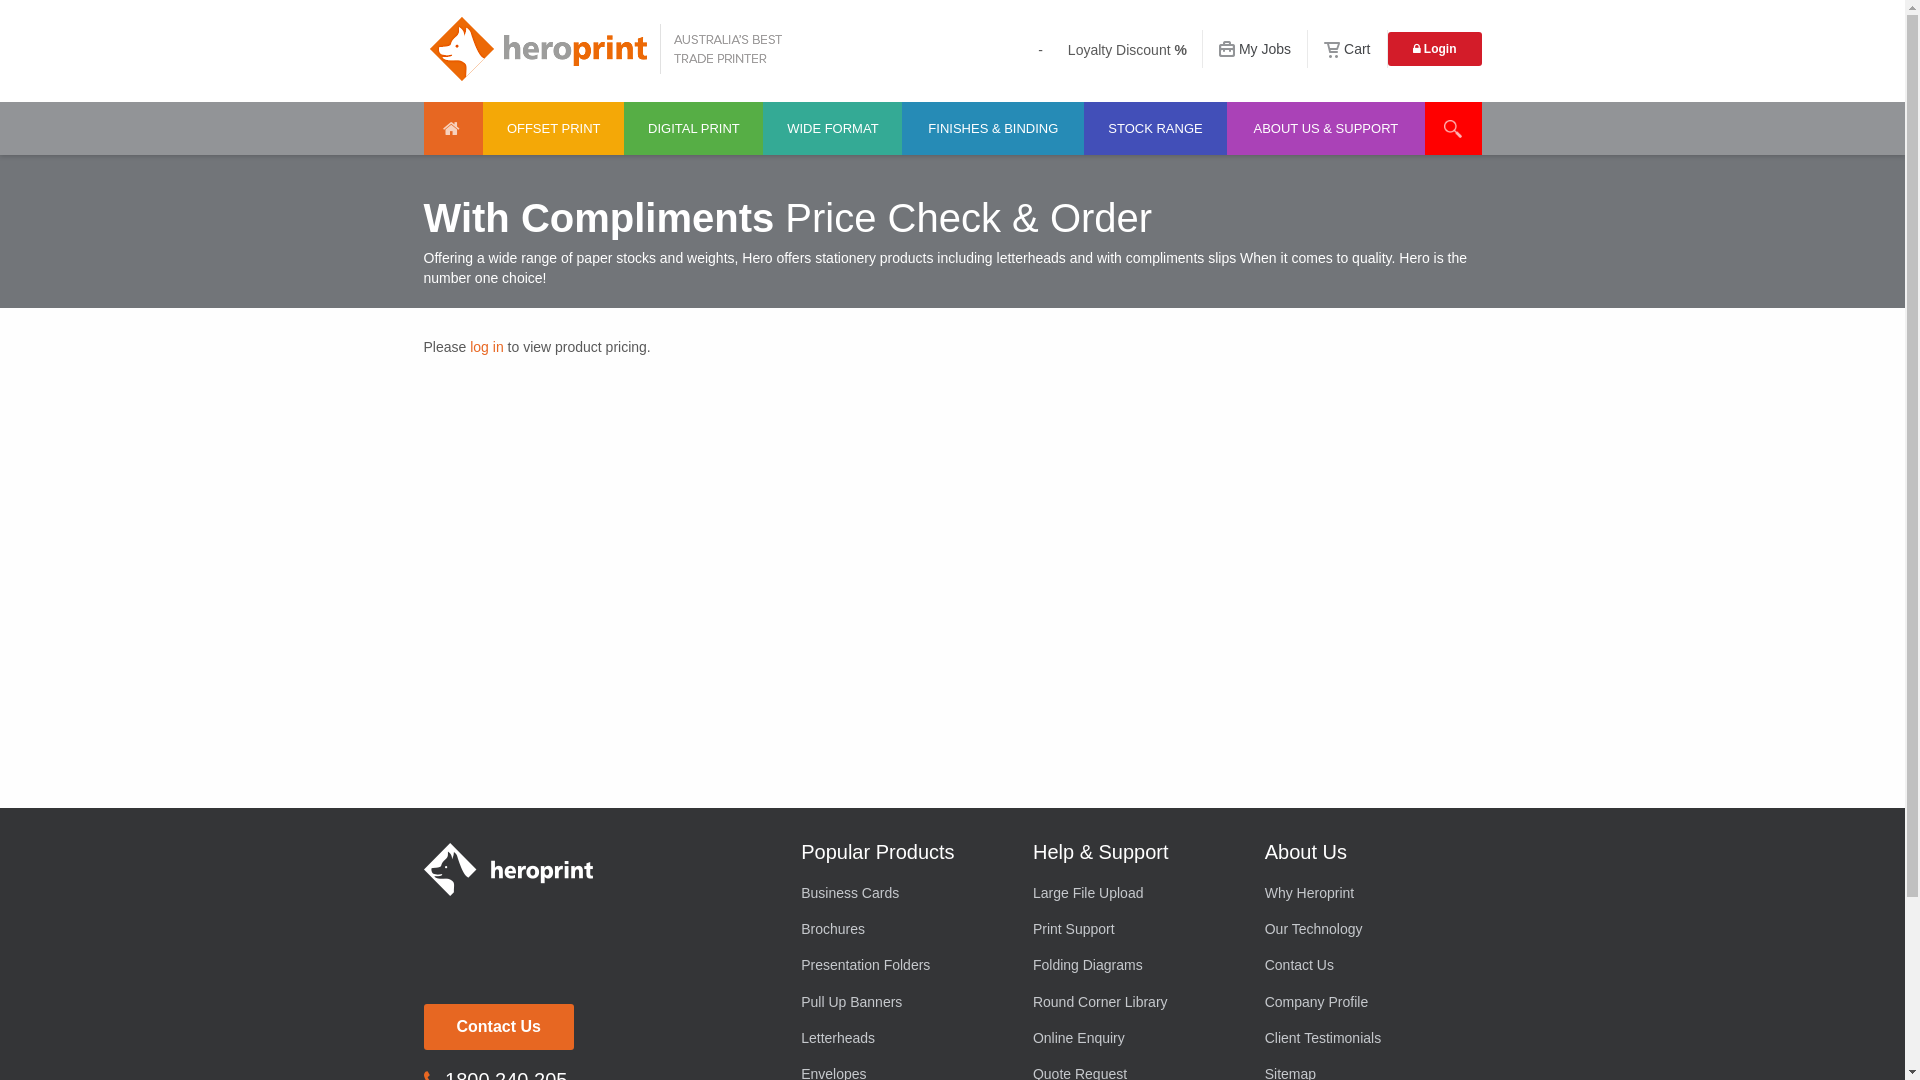 This screenshot has width=1920, height=1080. What do you see at coordinates (901, 1002) in the screenshot?
I see `'Pull Up Banners'` at bounding box center [901, 1002].